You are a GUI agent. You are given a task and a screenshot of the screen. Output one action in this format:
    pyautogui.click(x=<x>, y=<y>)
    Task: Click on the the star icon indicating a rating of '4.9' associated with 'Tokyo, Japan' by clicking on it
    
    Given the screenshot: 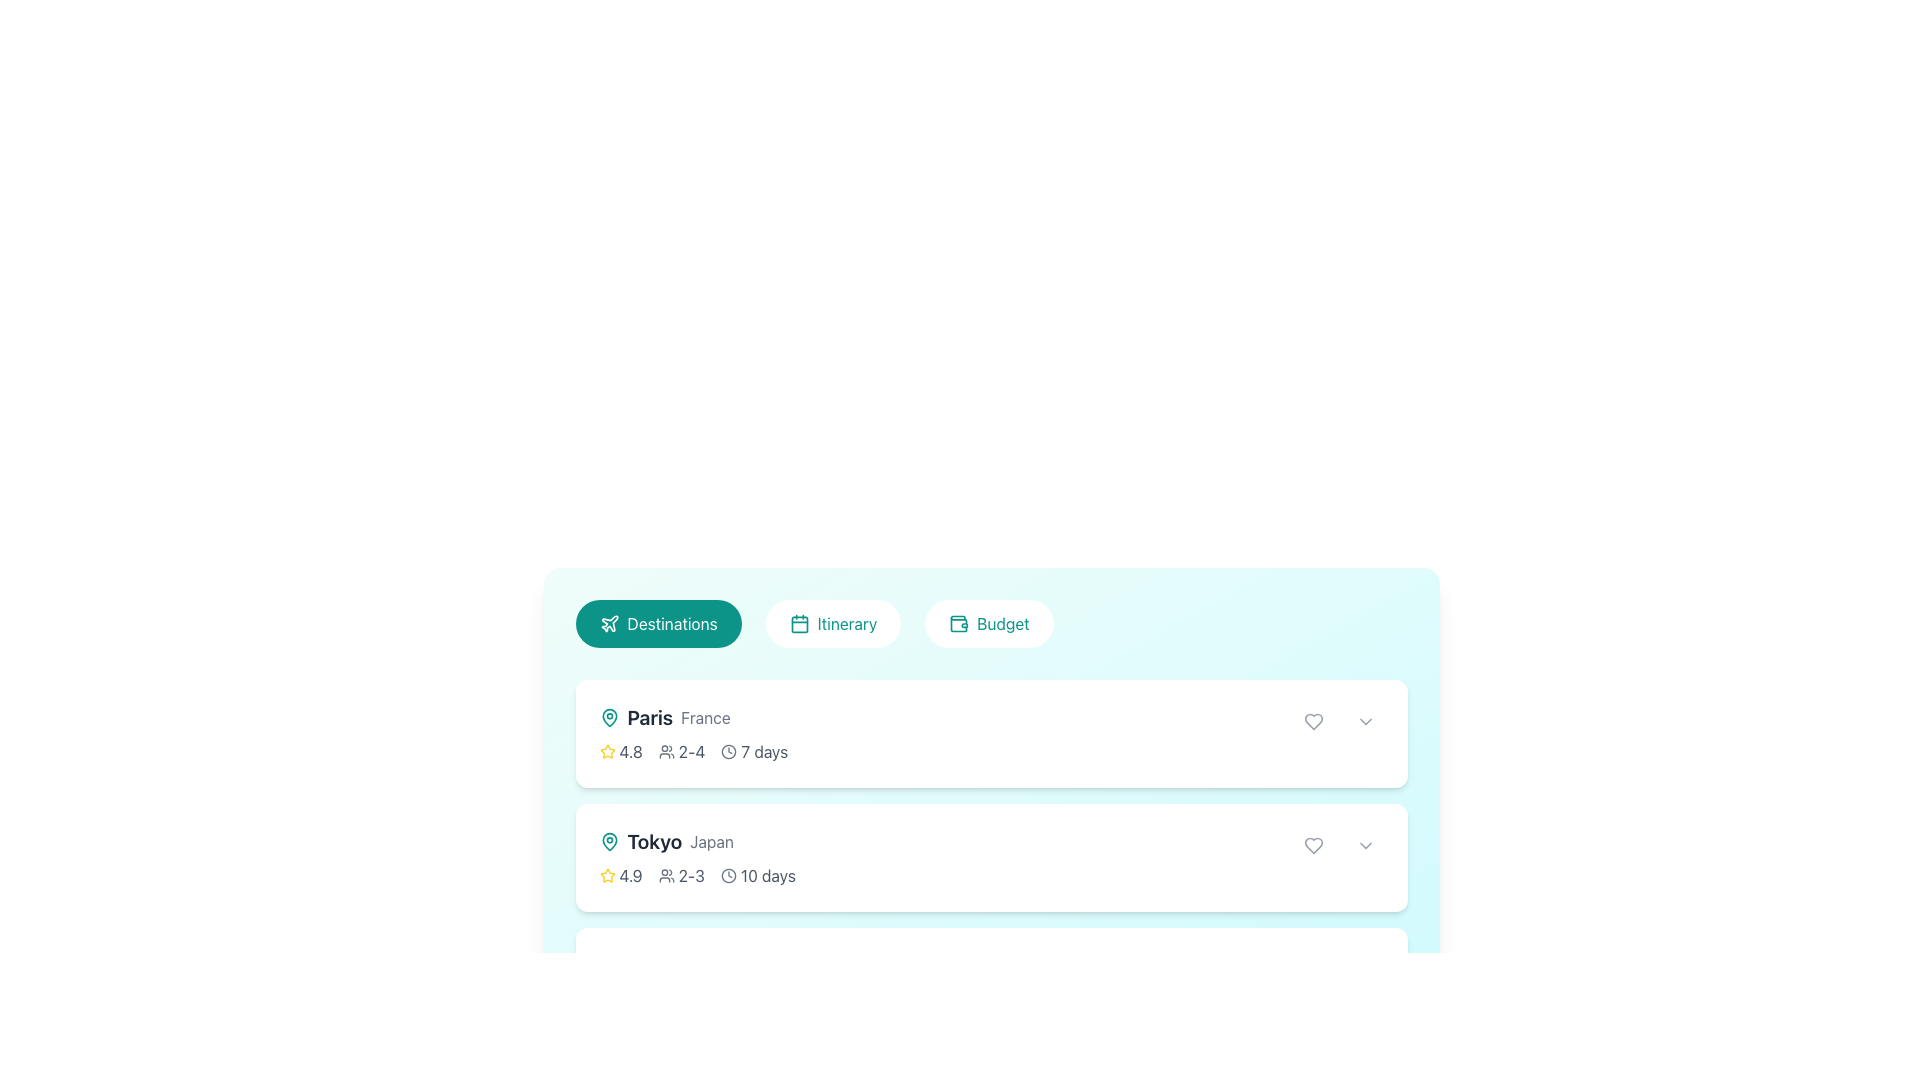 What is the action you would take?
    pyautogui.click(x=606, y=874)
    